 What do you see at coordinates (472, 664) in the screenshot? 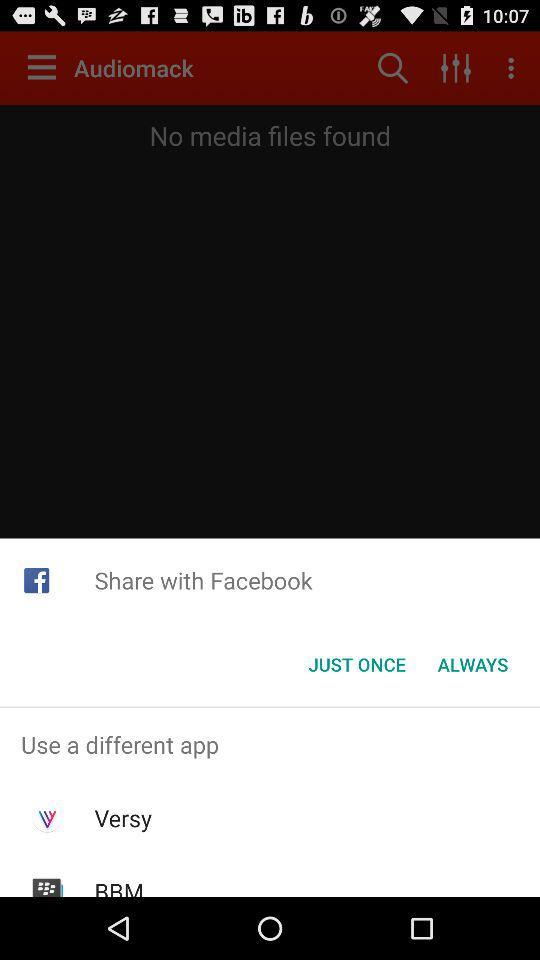
I see `the item at the bottom right corner` at bounding box center [472, 664].